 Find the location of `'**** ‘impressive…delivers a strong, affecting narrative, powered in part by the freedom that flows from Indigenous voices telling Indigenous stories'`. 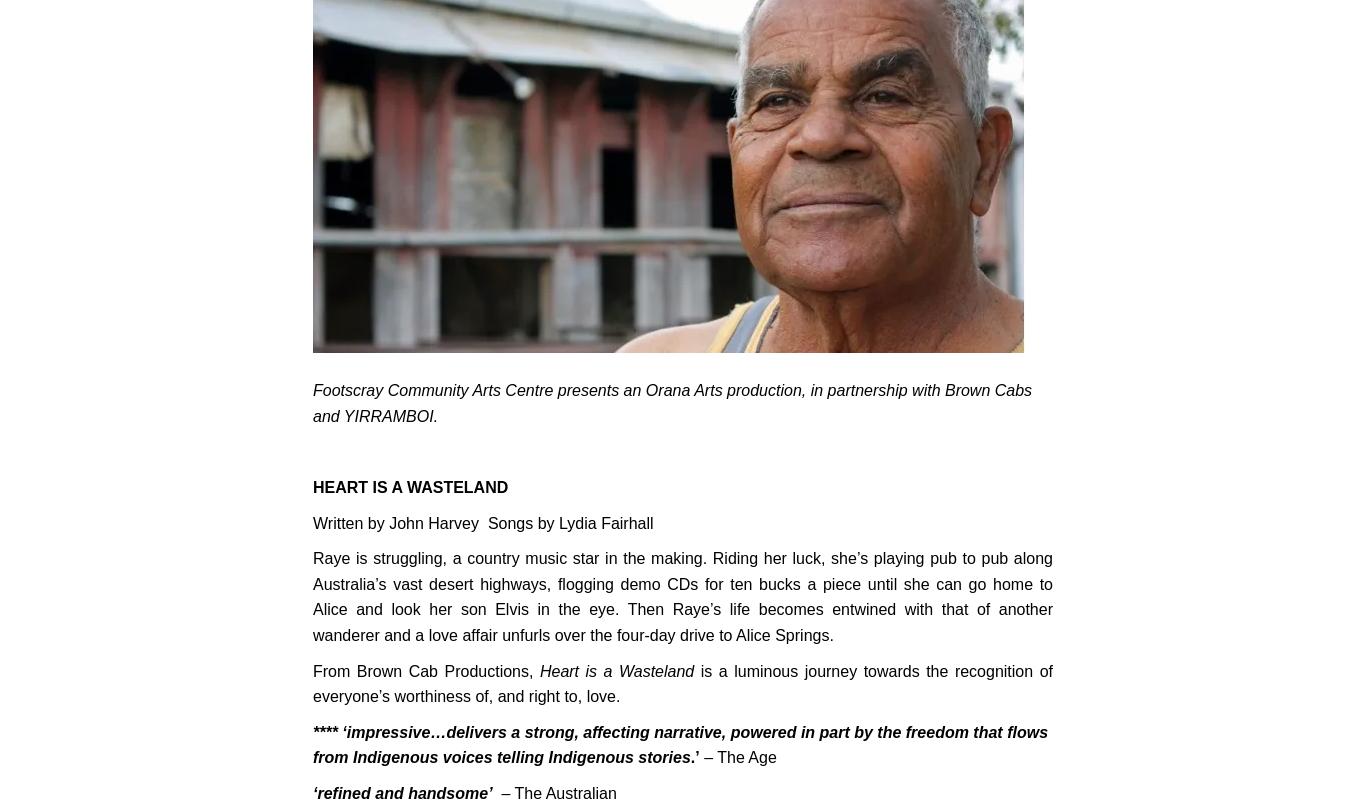

'**** ‘impressive…delivers a strong, affecting narrative, powered in part by the freedom that flows from Indigenous voices telling Indigenous stories' is located at coordinates (679, 744).